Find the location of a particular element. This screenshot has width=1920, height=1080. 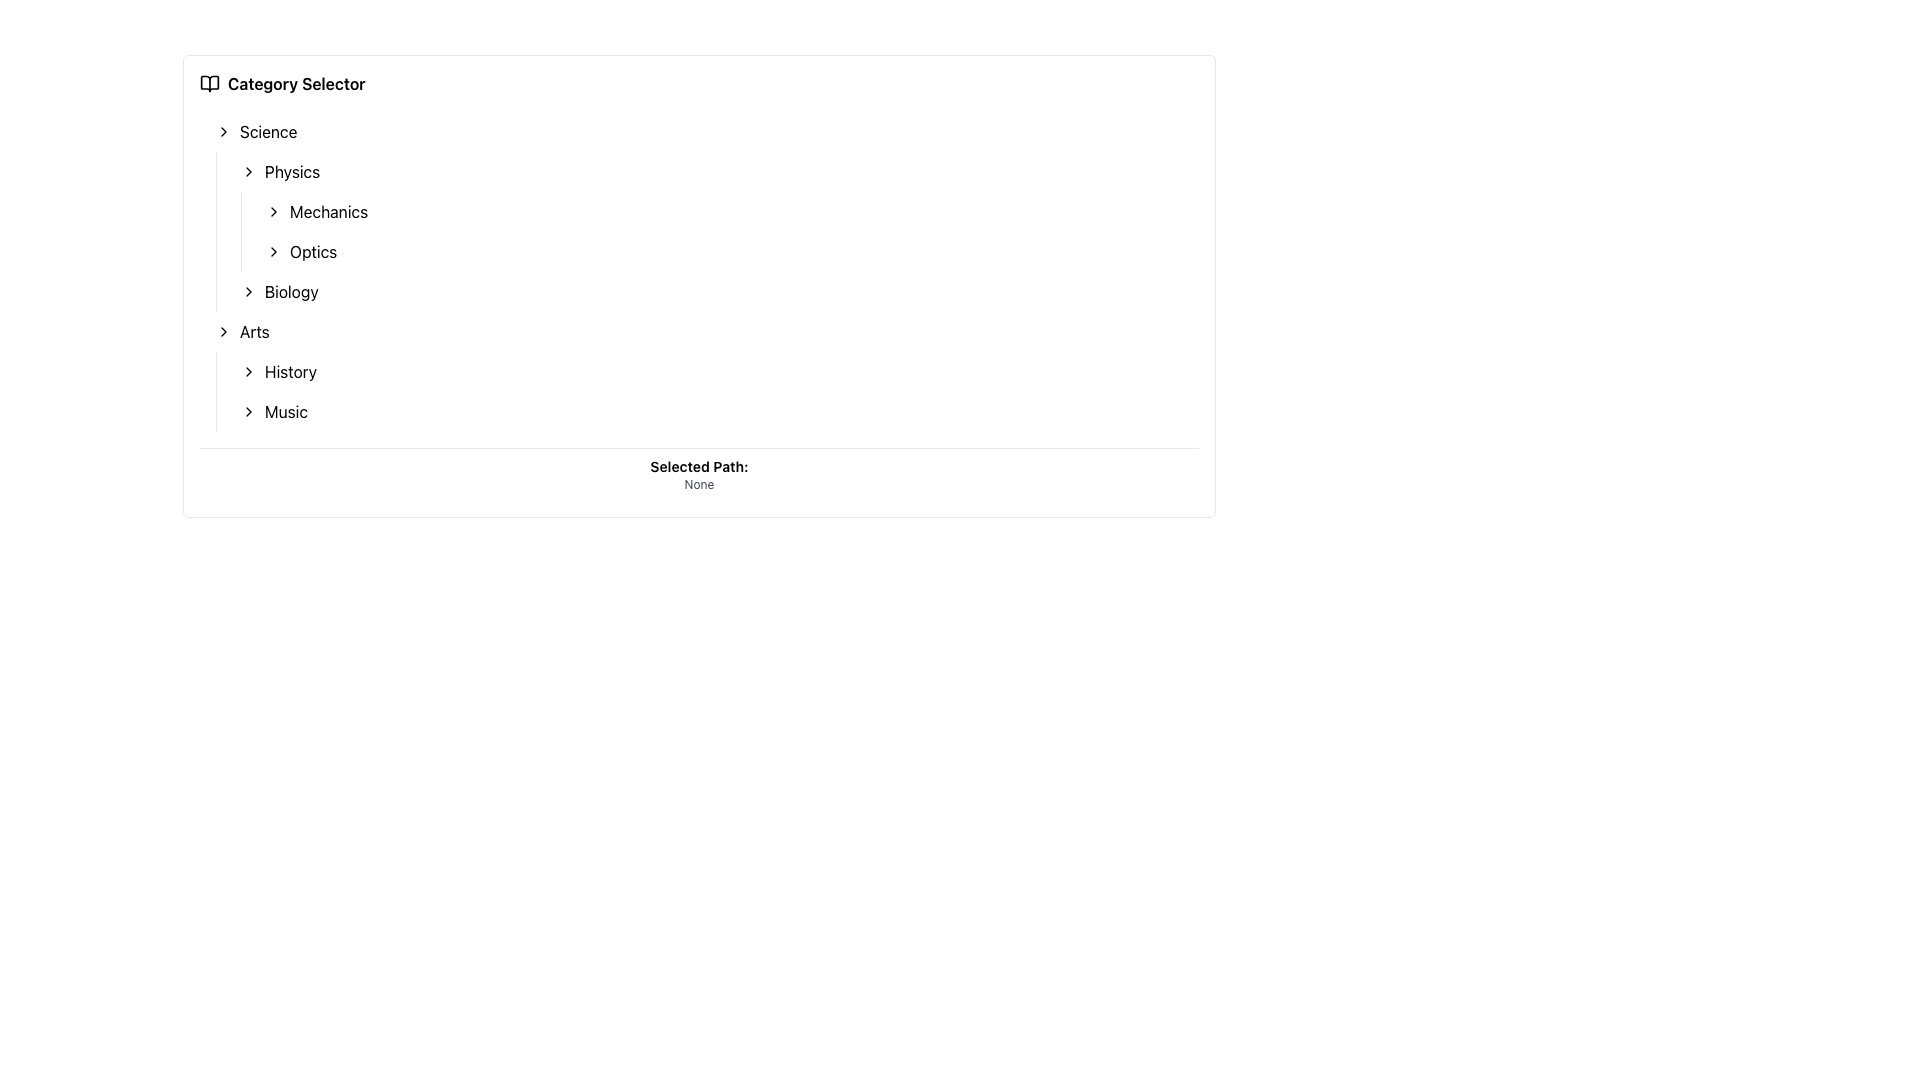

the 'Biology' text label located under the 'Science' category in the hierarchical tree list is located at coordinates (290, 292).